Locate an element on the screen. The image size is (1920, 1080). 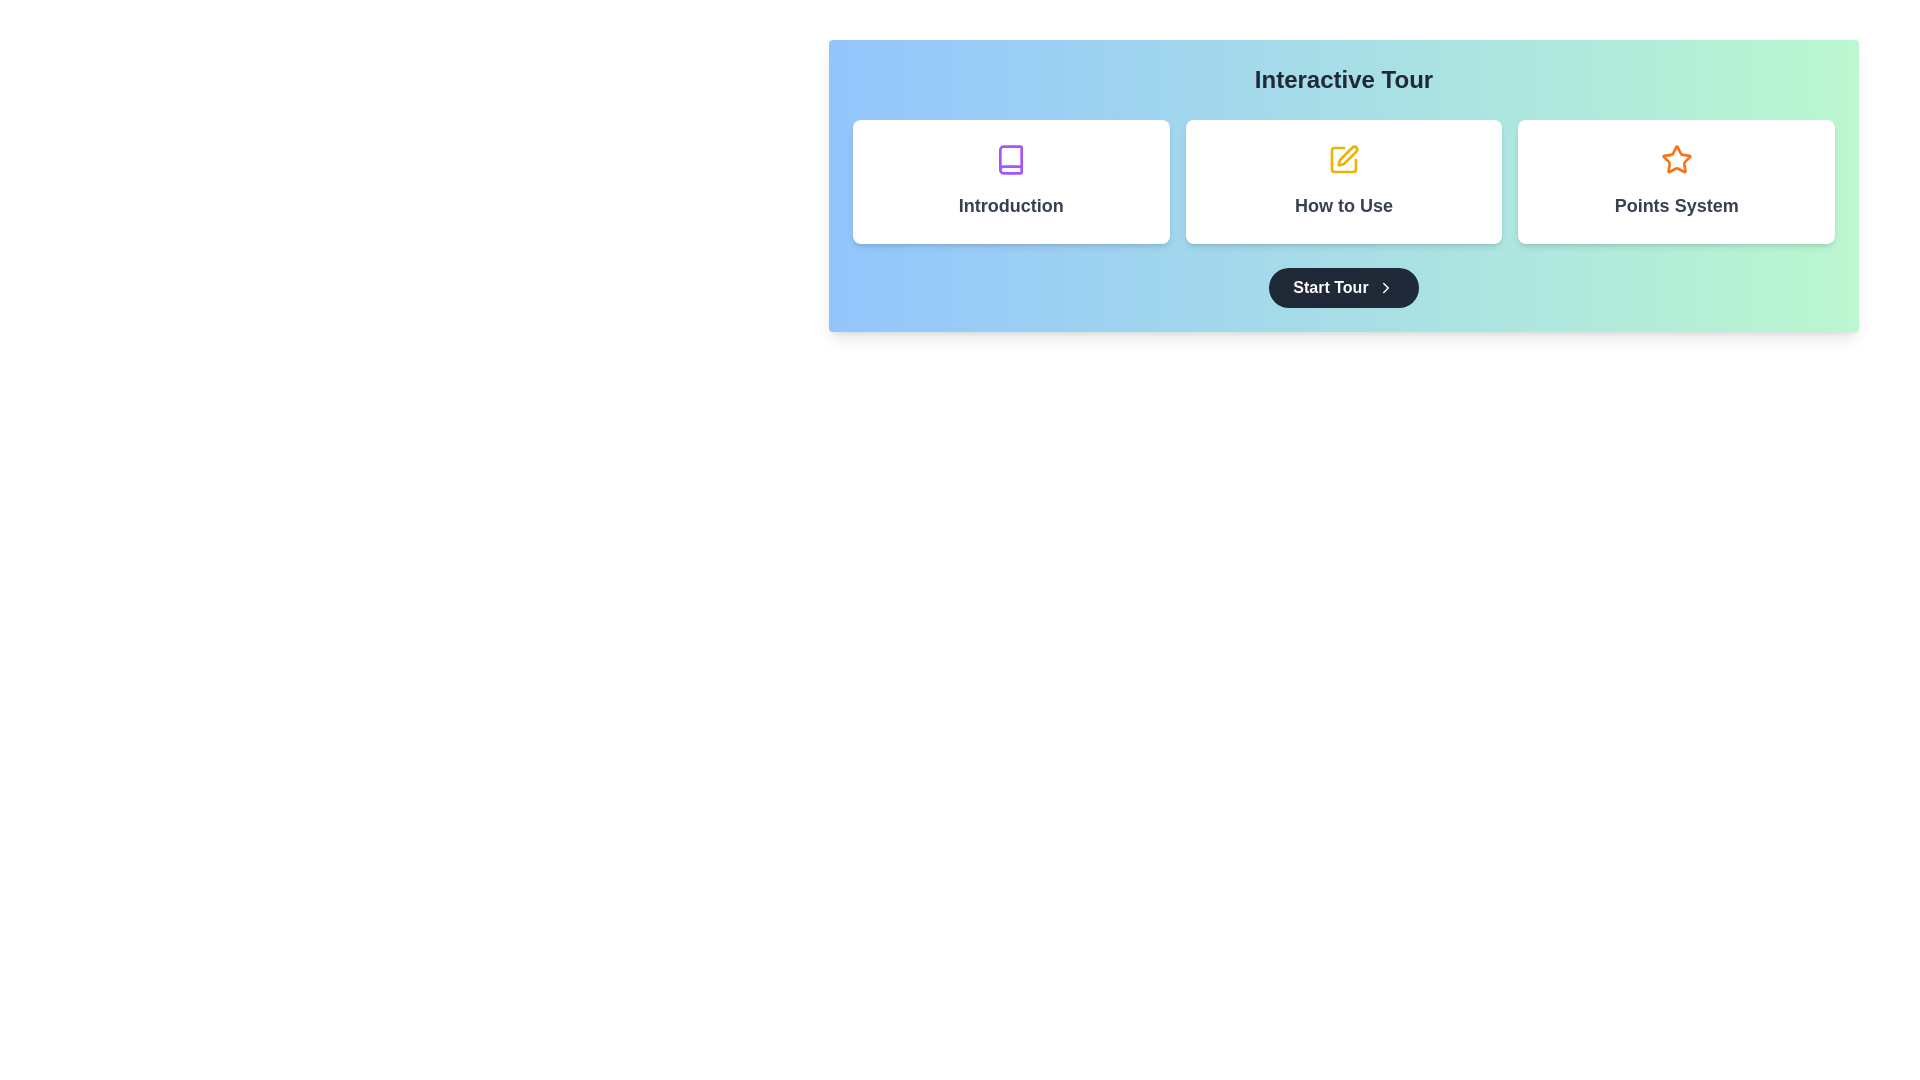
the purple-colored book icon located at the top-center of the 'Introduction' card in the upper section of the interface is located at coordinates (1011, 158).